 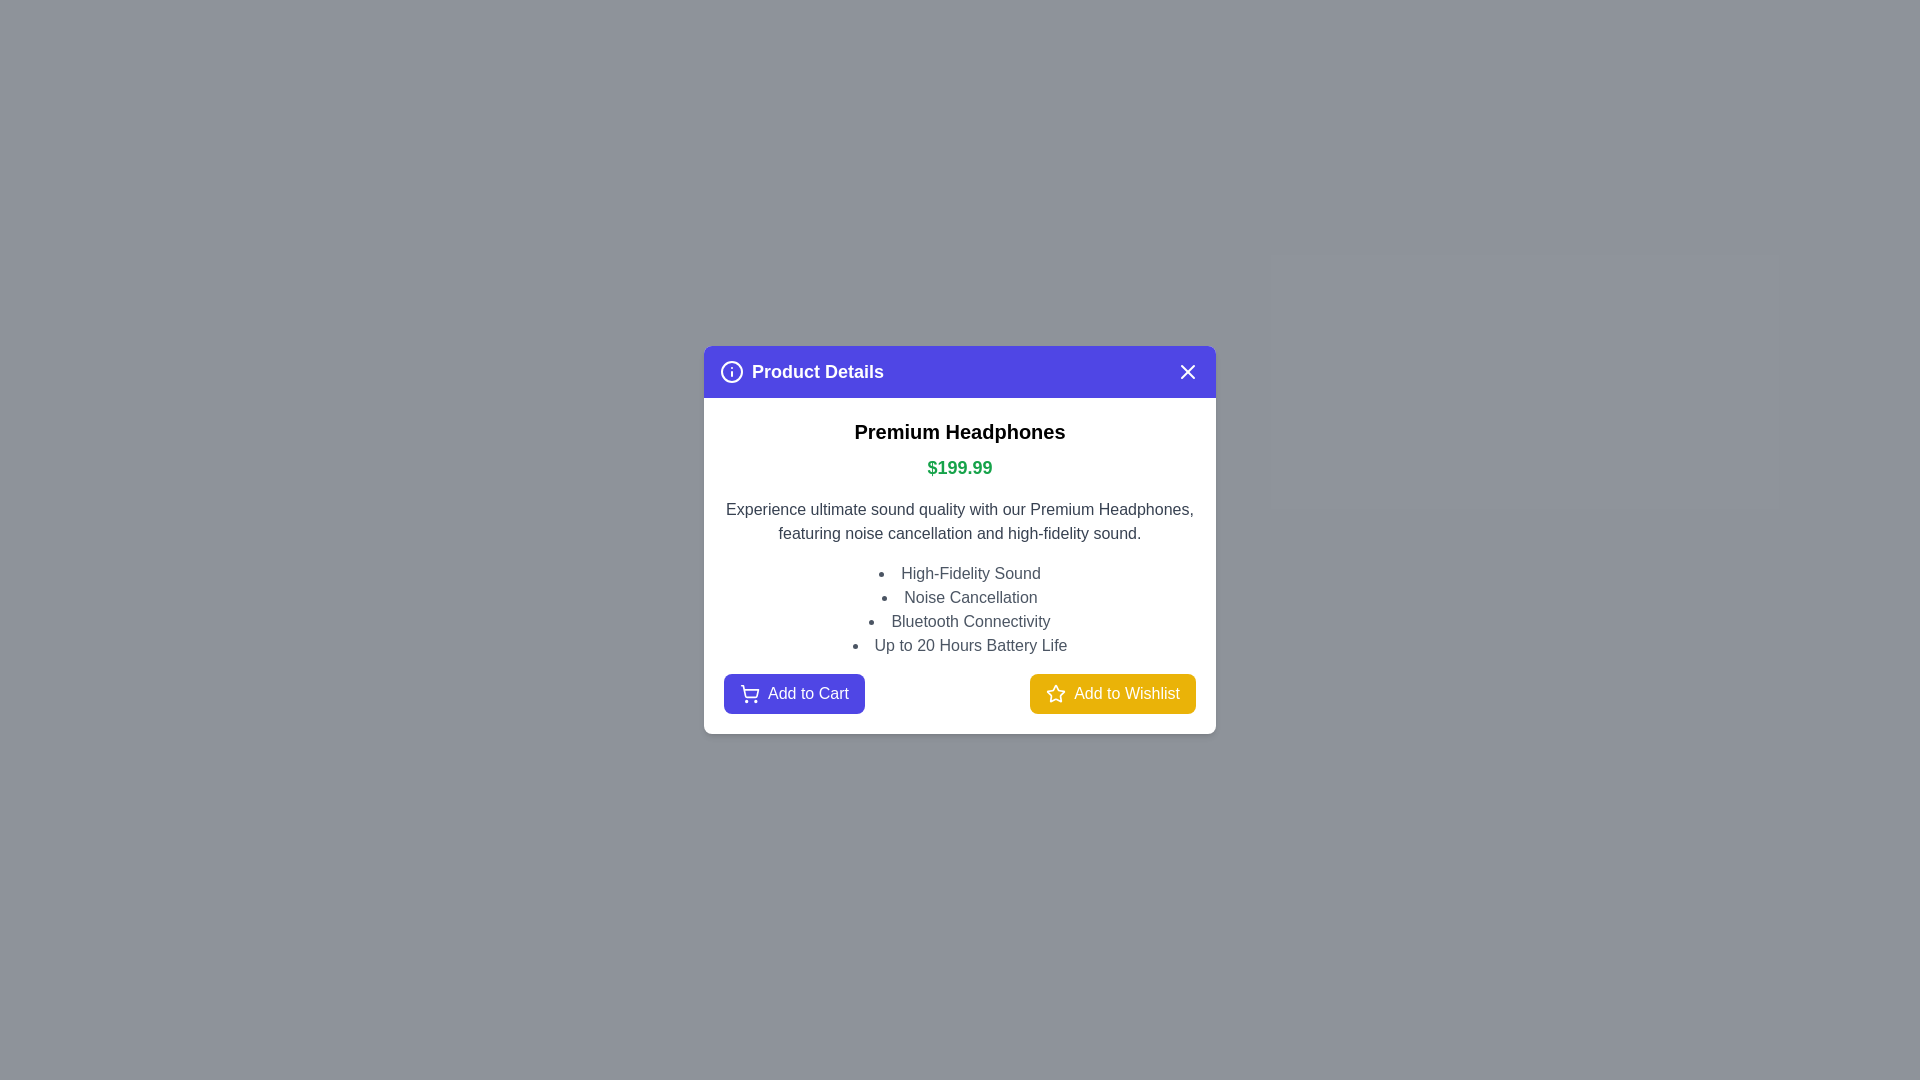 What do you see at coordinates (730, 371) in the screenshot?
I see `the information icon in the header to inspect additional information` at bounding box center [730, 371].